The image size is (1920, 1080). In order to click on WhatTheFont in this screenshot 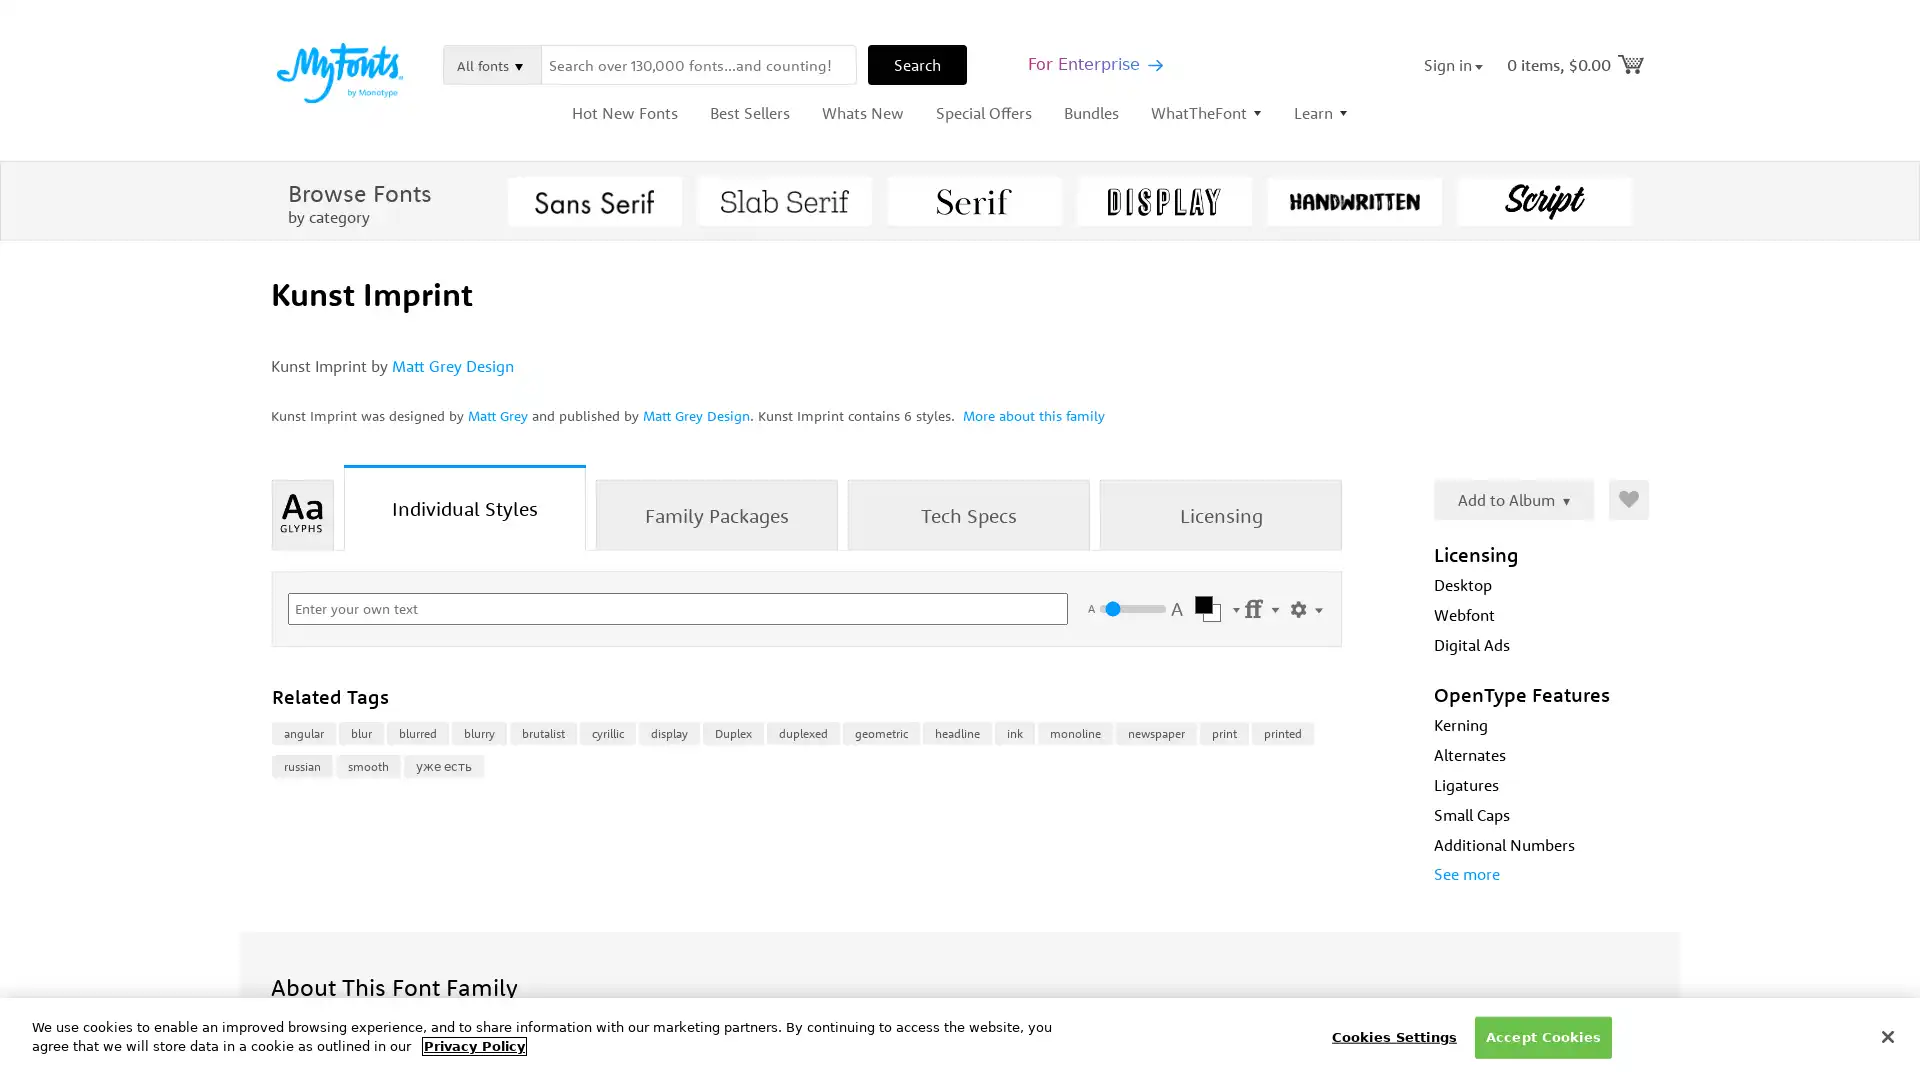, I will do `click(1205, 112)`.